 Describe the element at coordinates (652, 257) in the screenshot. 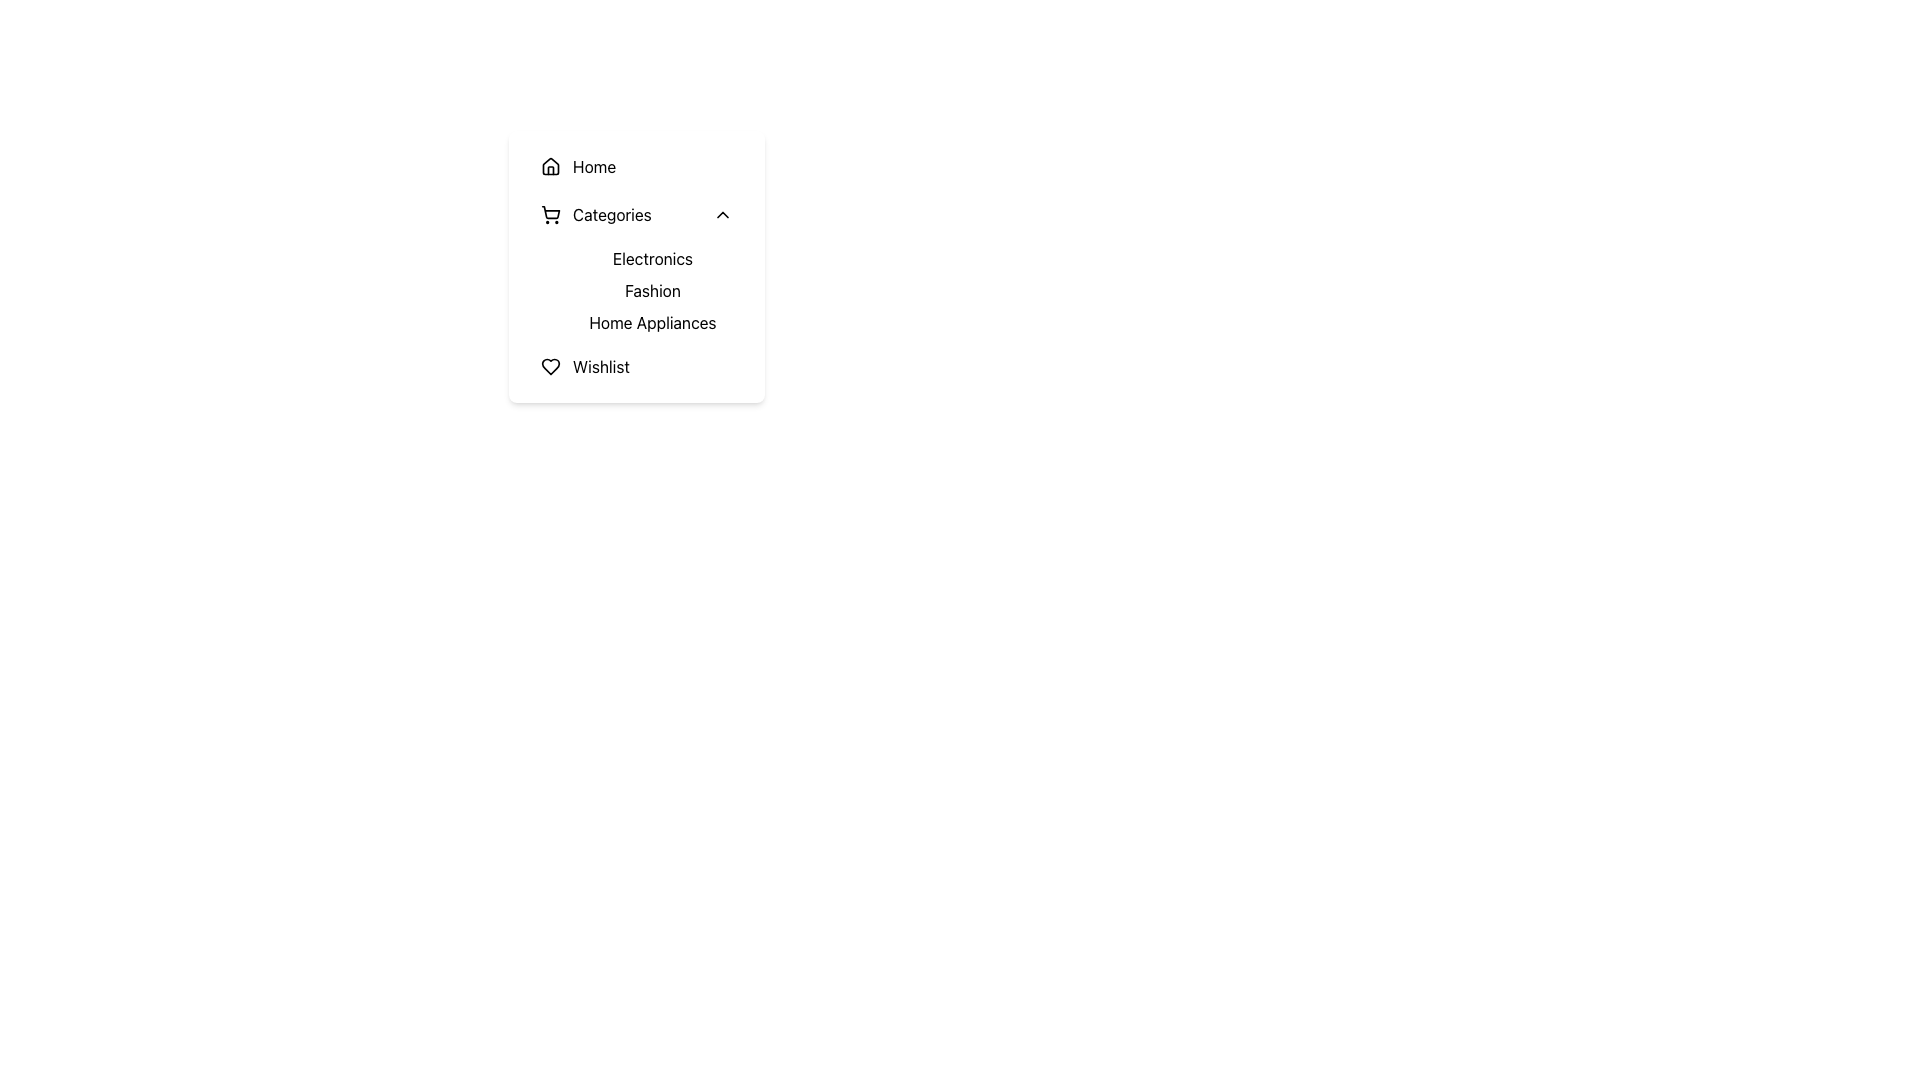

I see `the 'Electronics' navigation button, which is the first item in the vertical list under the 'Categories' section` at that location.